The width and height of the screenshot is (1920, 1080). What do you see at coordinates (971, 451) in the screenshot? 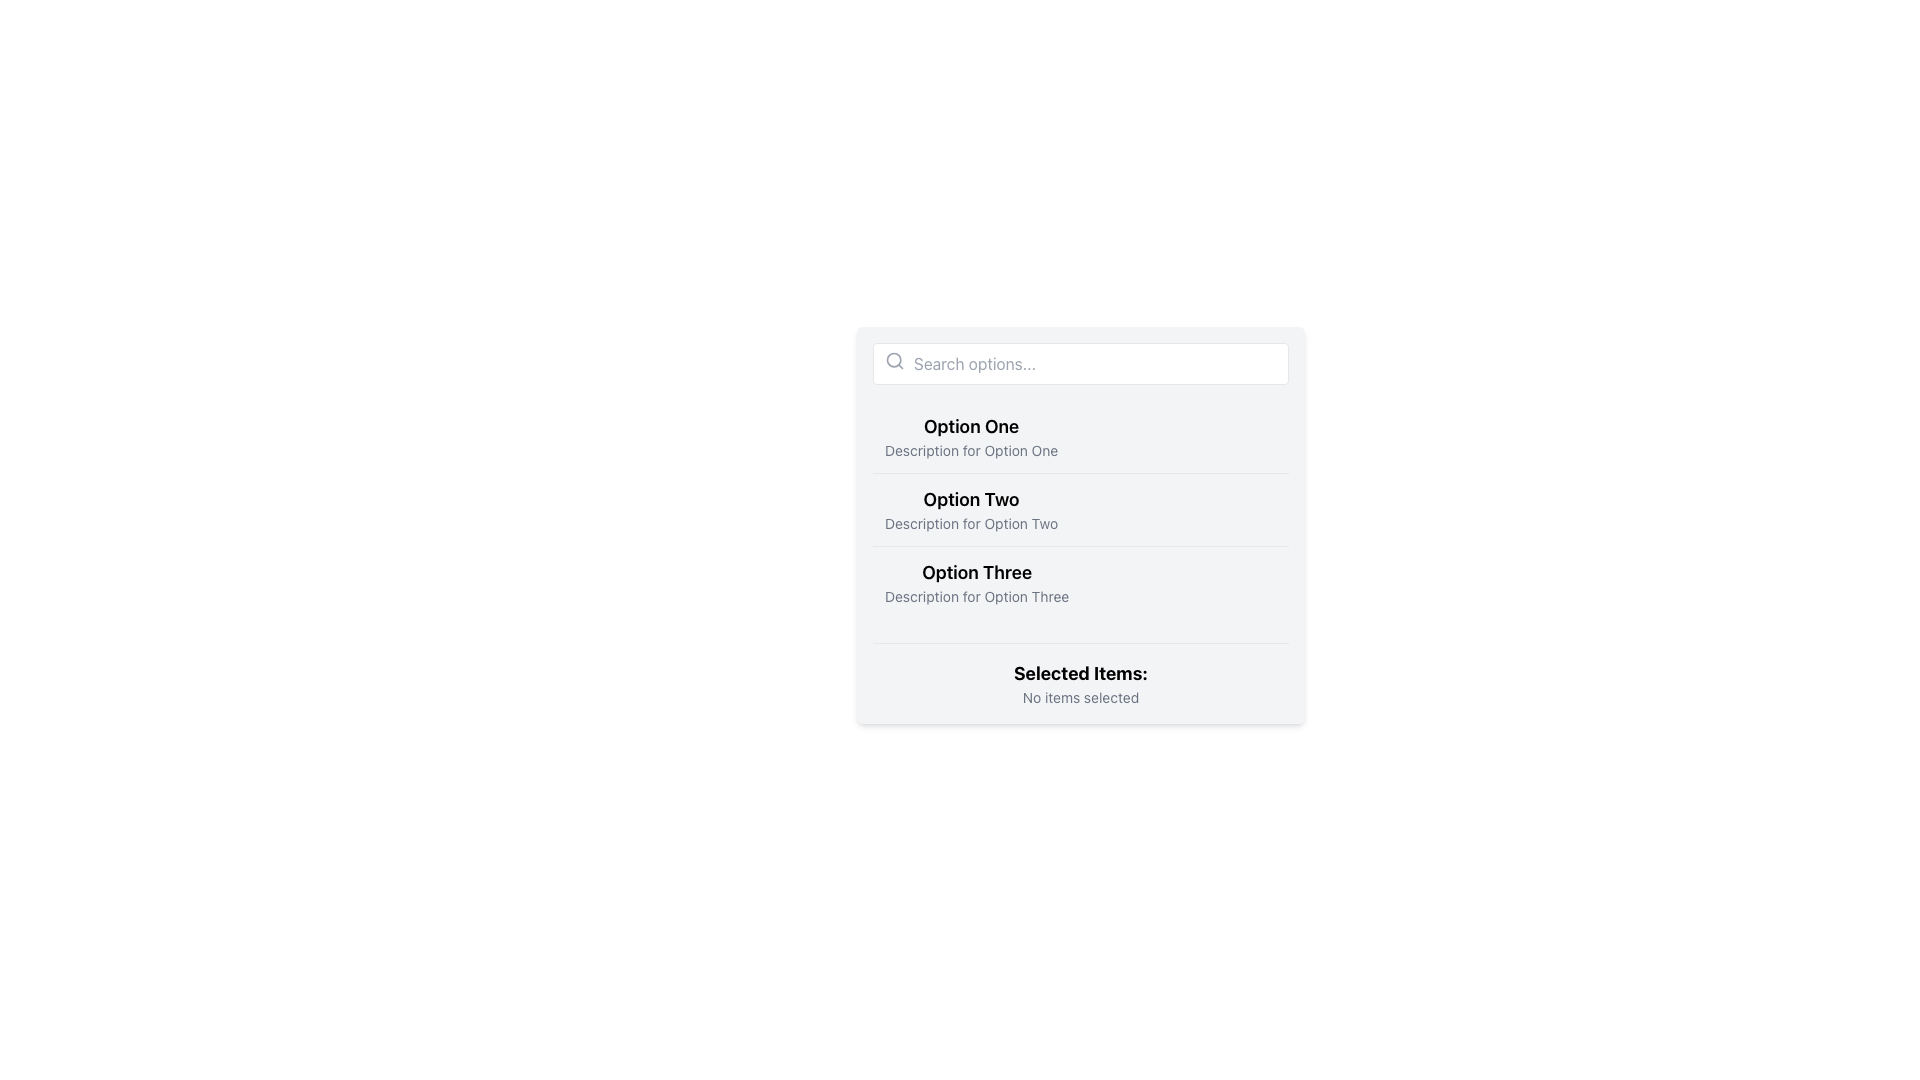
I see `description provided by the text label located beneath the bold 'Option One' text in the dropdown list` at bounding box center [971, 451].